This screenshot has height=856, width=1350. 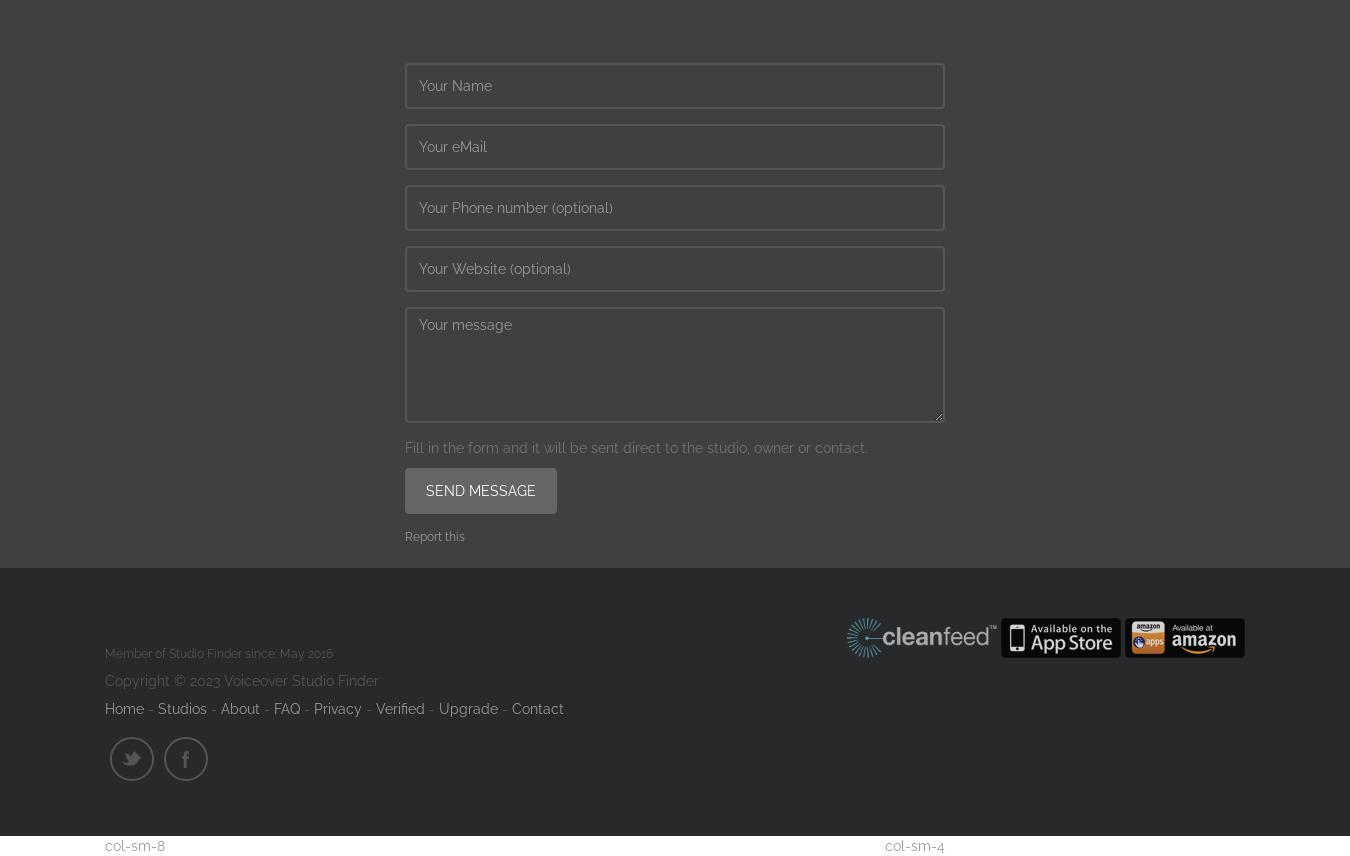 I want to click on 'Report this', so click(x=434, y=535).